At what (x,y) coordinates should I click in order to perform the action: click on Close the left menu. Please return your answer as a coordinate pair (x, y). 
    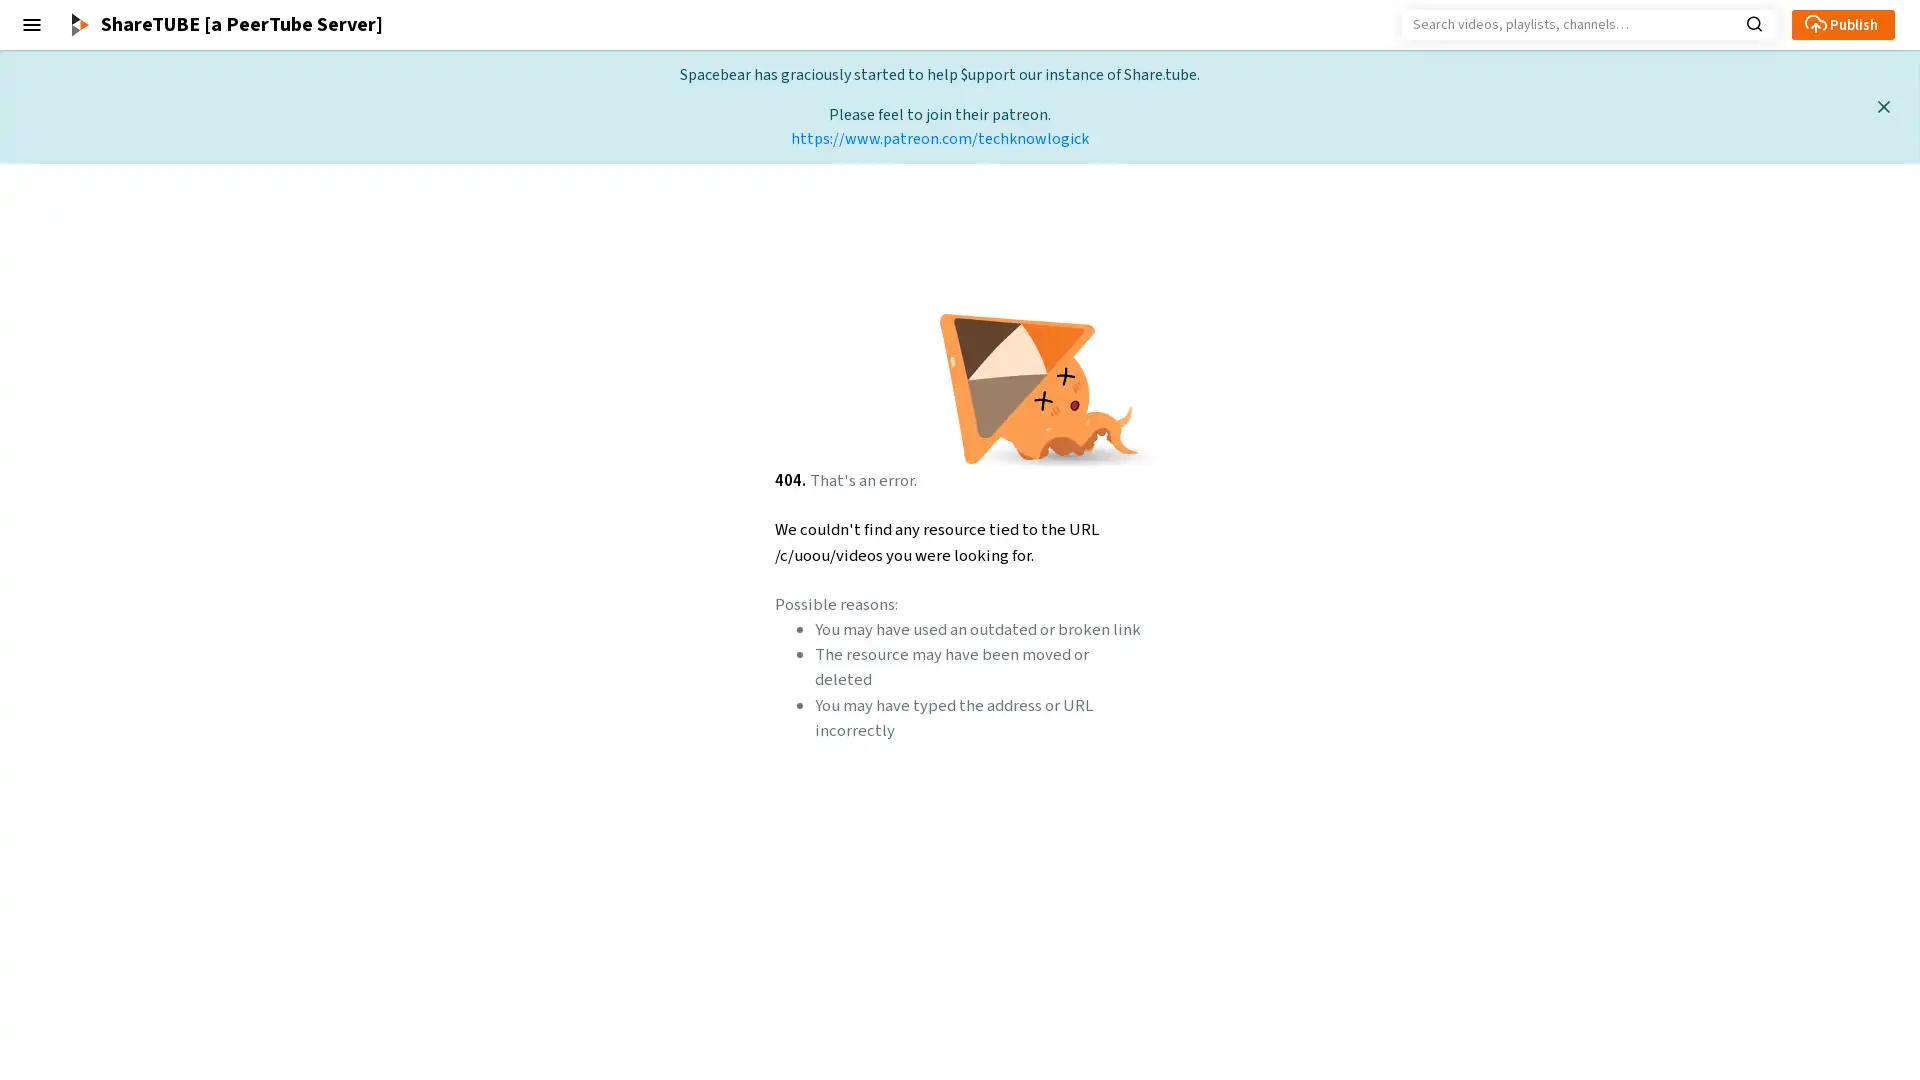
    Looking at the image, I should click on (32, 24).